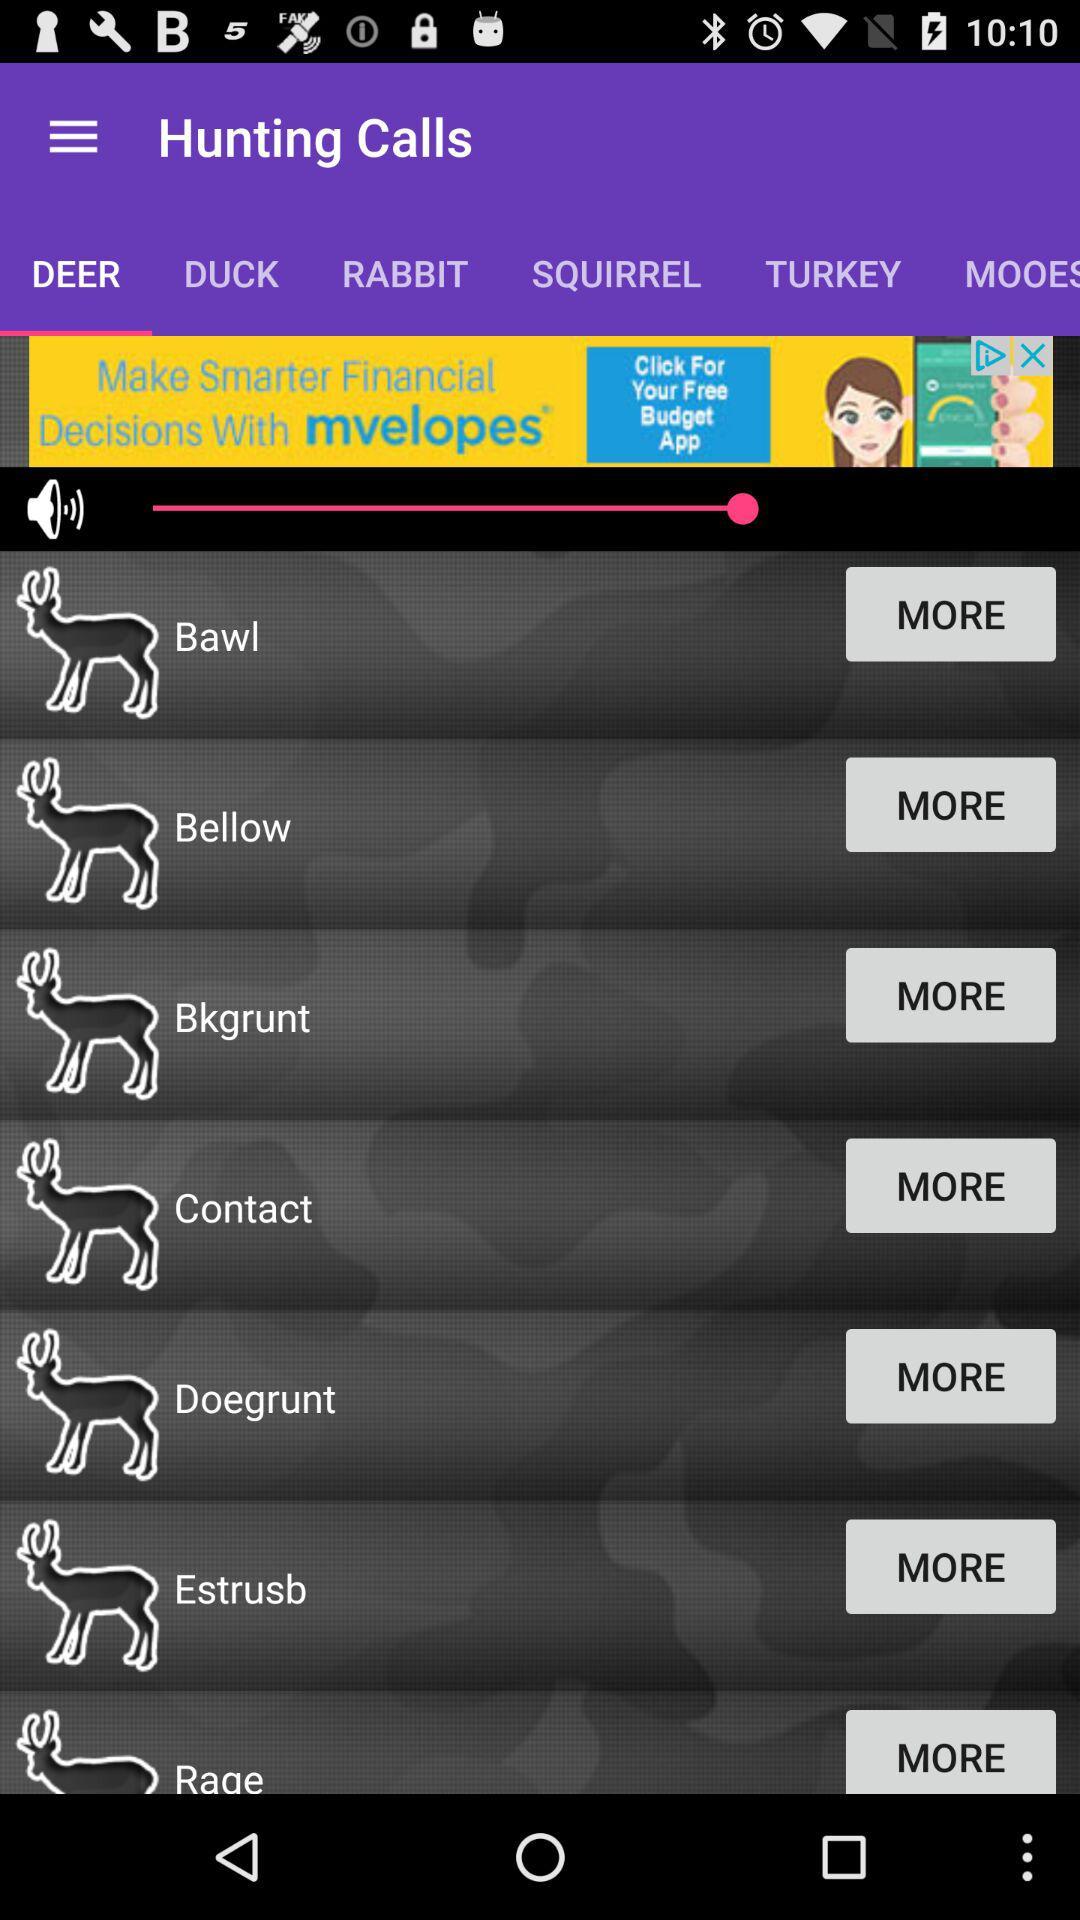 This screenshot has height=1920, width=1080. Describe the element at coordinates (540, 400) in the screenshot. I see `it is notification key` at that location.